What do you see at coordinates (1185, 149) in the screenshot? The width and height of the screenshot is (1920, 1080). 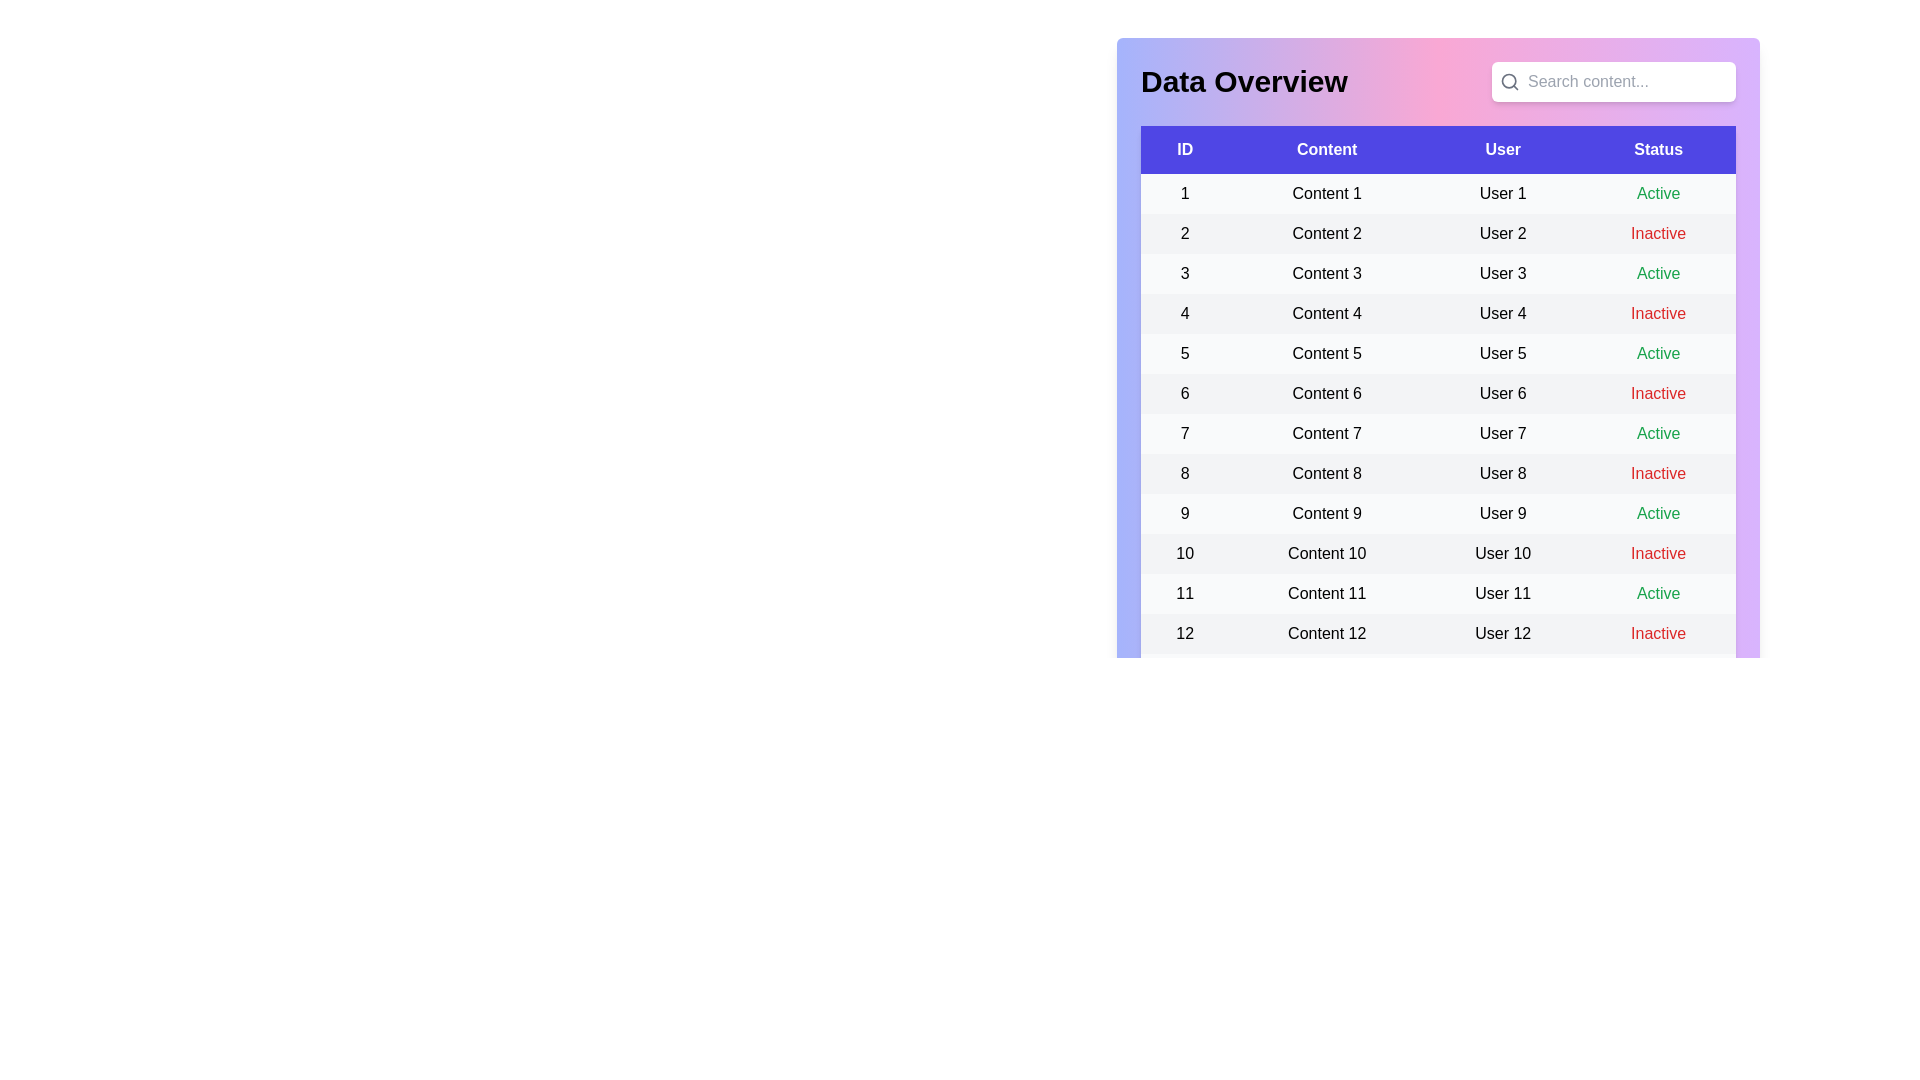 I see `the column header ID to sort the table by that column` at bounding box center [1185, 149].